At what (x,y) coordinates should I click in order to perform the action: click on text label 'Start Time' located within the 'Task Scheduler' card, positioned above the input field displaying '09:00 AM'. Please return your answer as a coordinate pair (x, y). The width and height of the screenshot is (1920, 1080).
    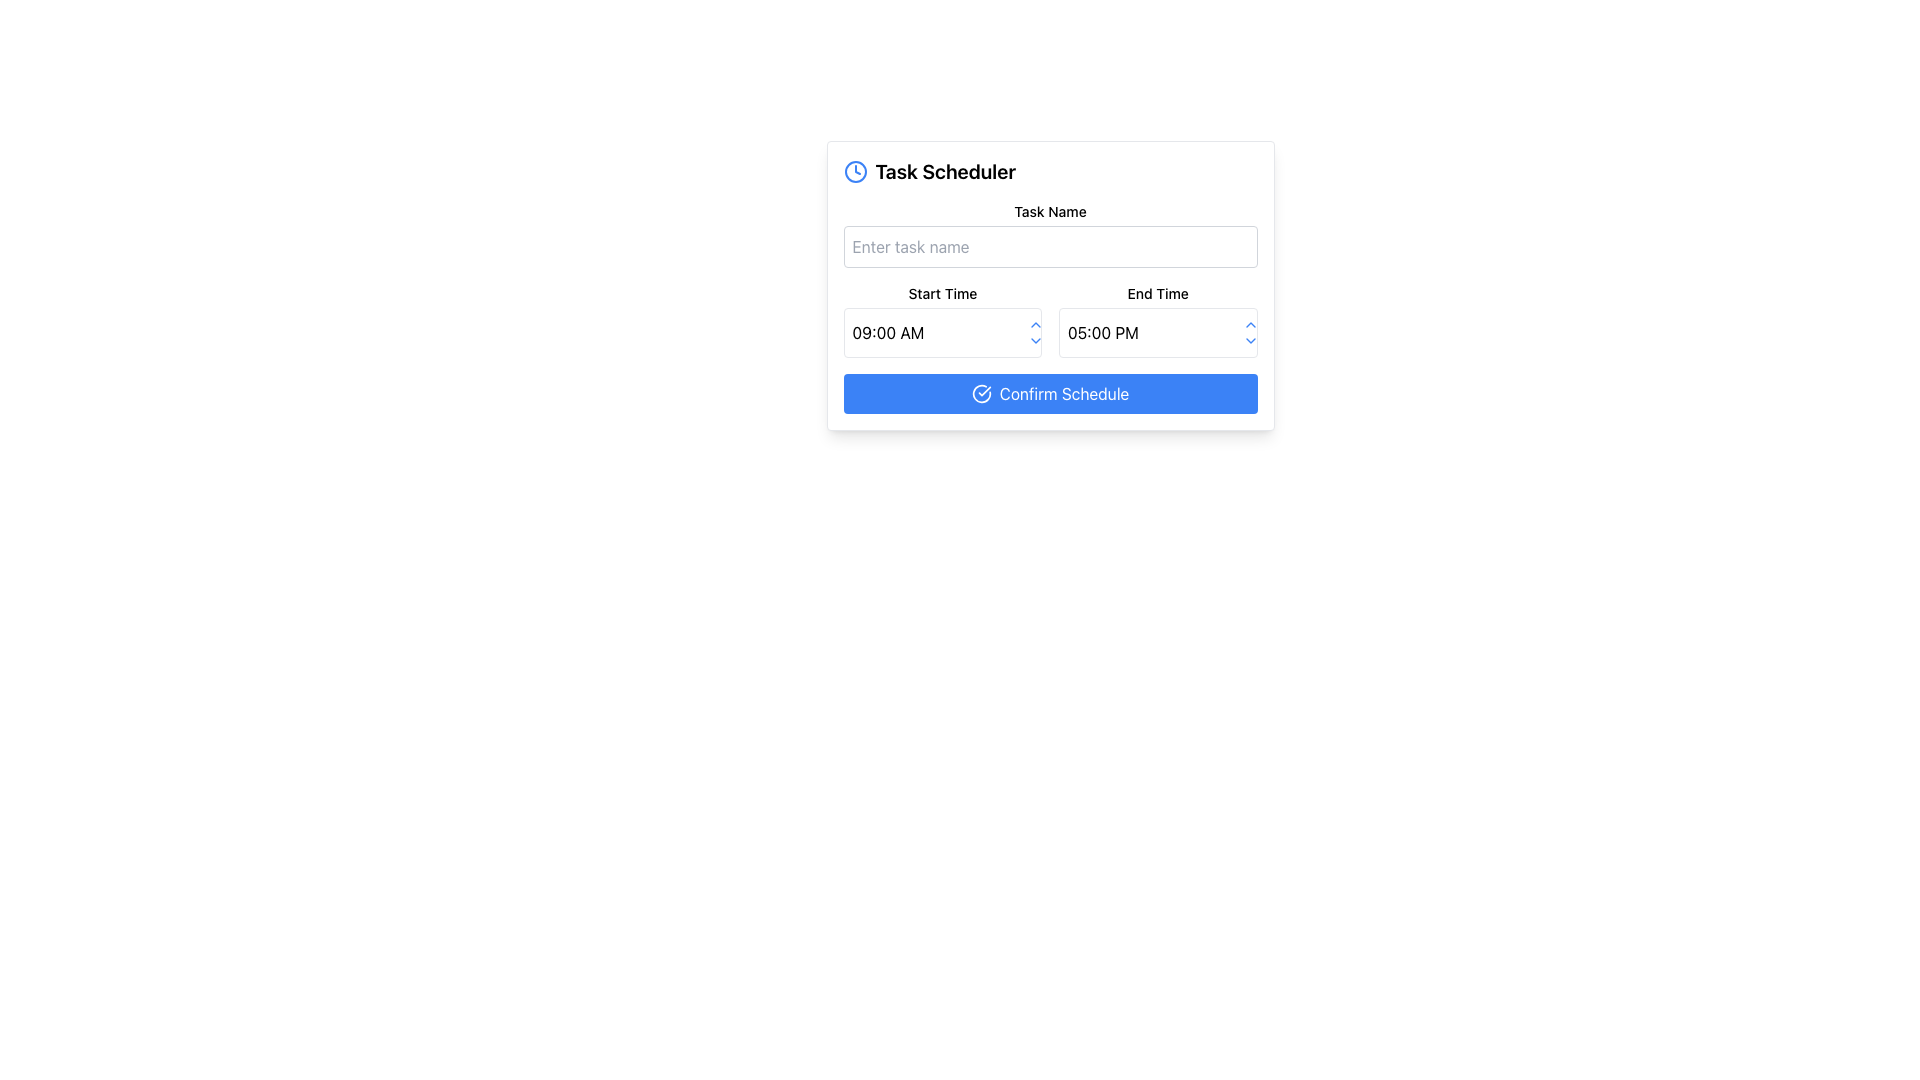
    Looking at the image, I should click on (941, 293).